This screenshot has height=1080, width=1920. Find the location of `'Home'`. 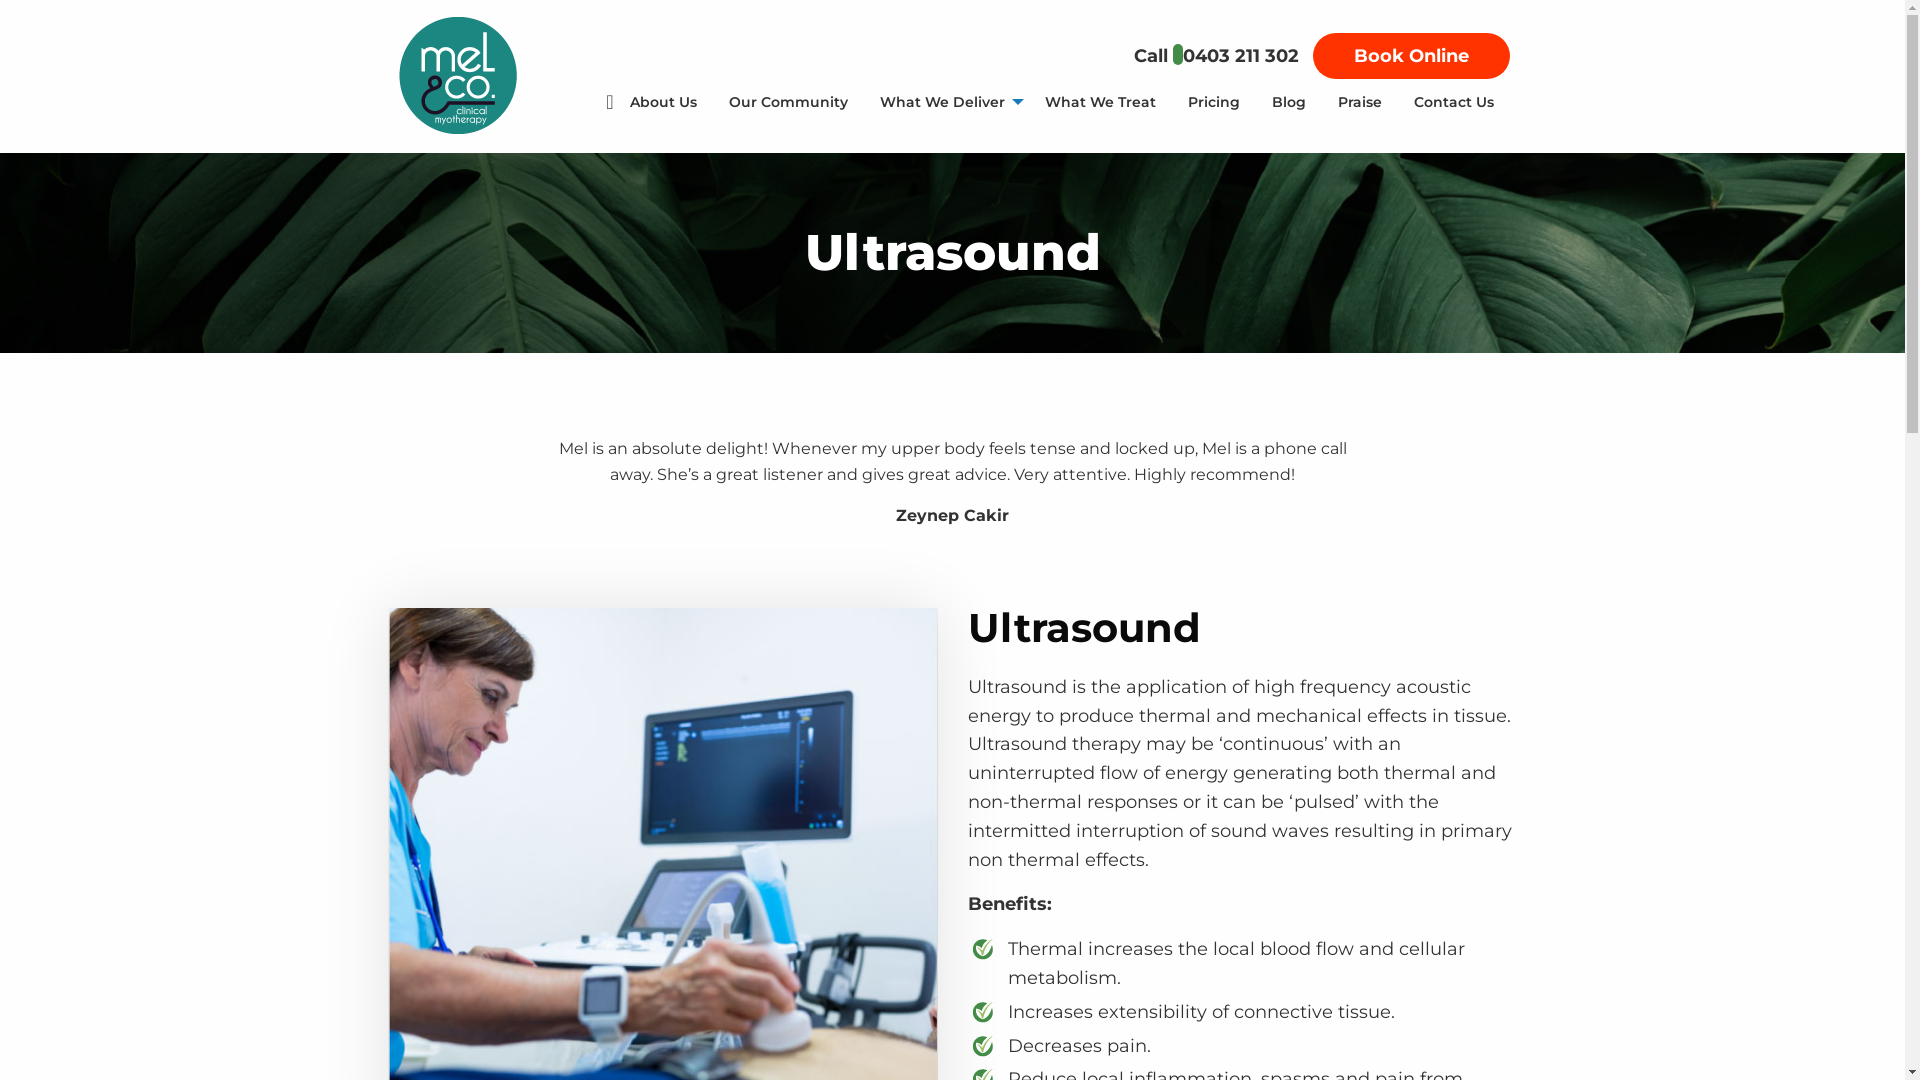

'Home' is located at coordinates (537, 101).